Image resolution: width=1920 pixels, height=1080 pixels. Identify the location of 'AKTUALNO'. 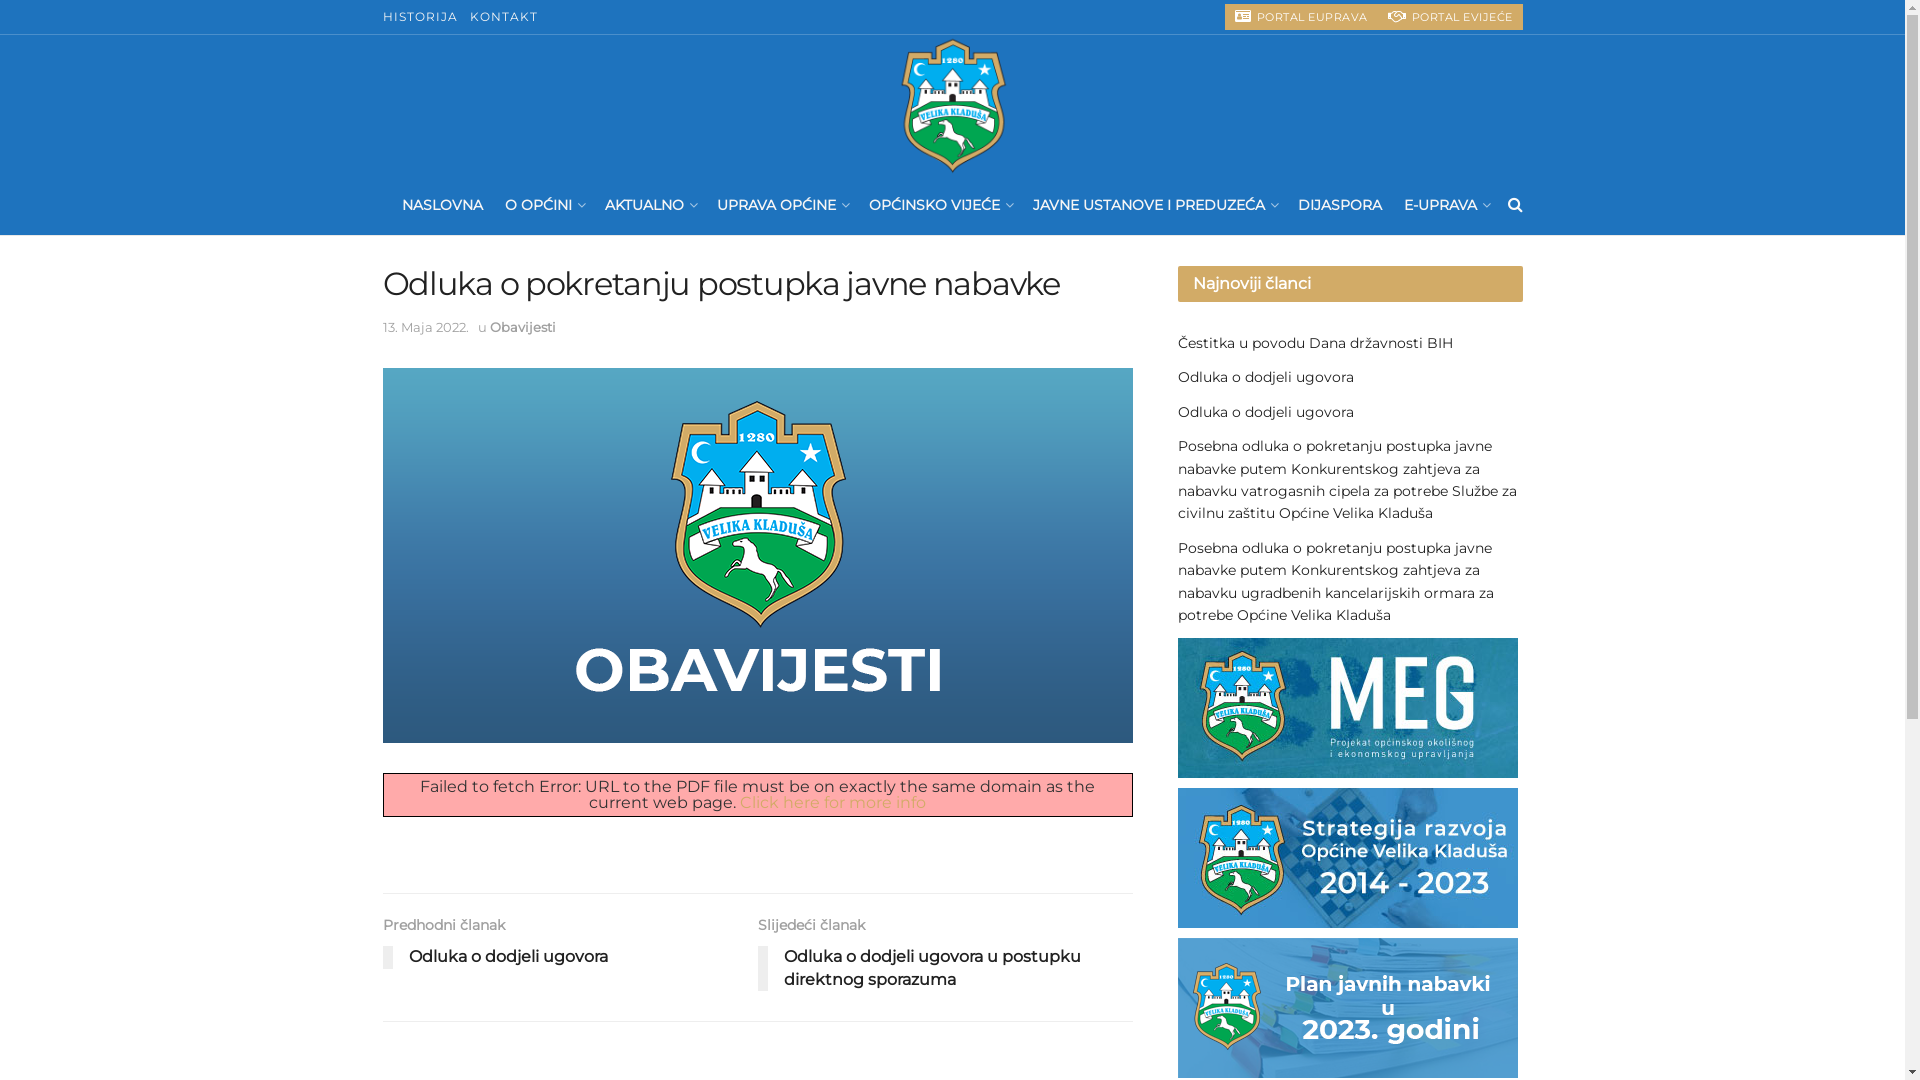
(649, 204).